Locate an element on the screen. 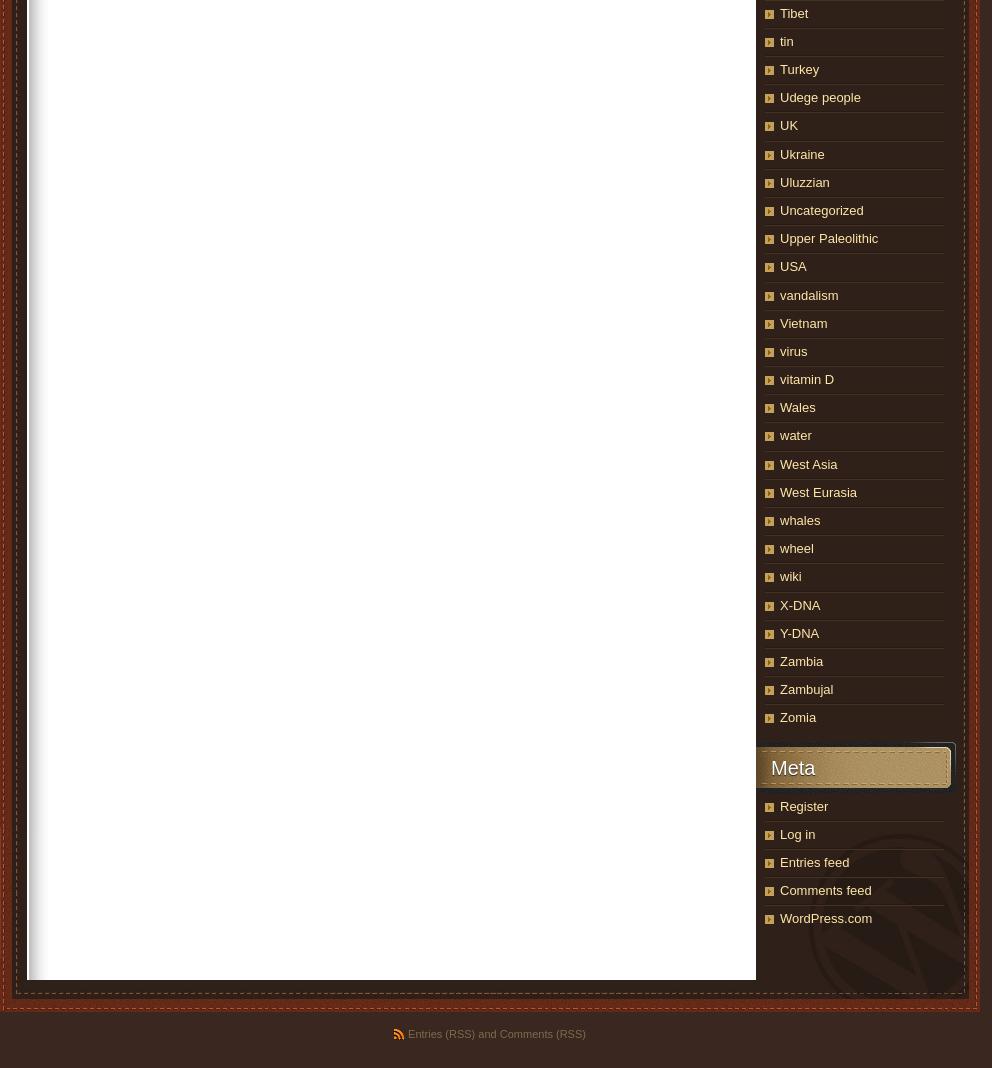  'West Eurasia' is located at coordinates (818, 491).